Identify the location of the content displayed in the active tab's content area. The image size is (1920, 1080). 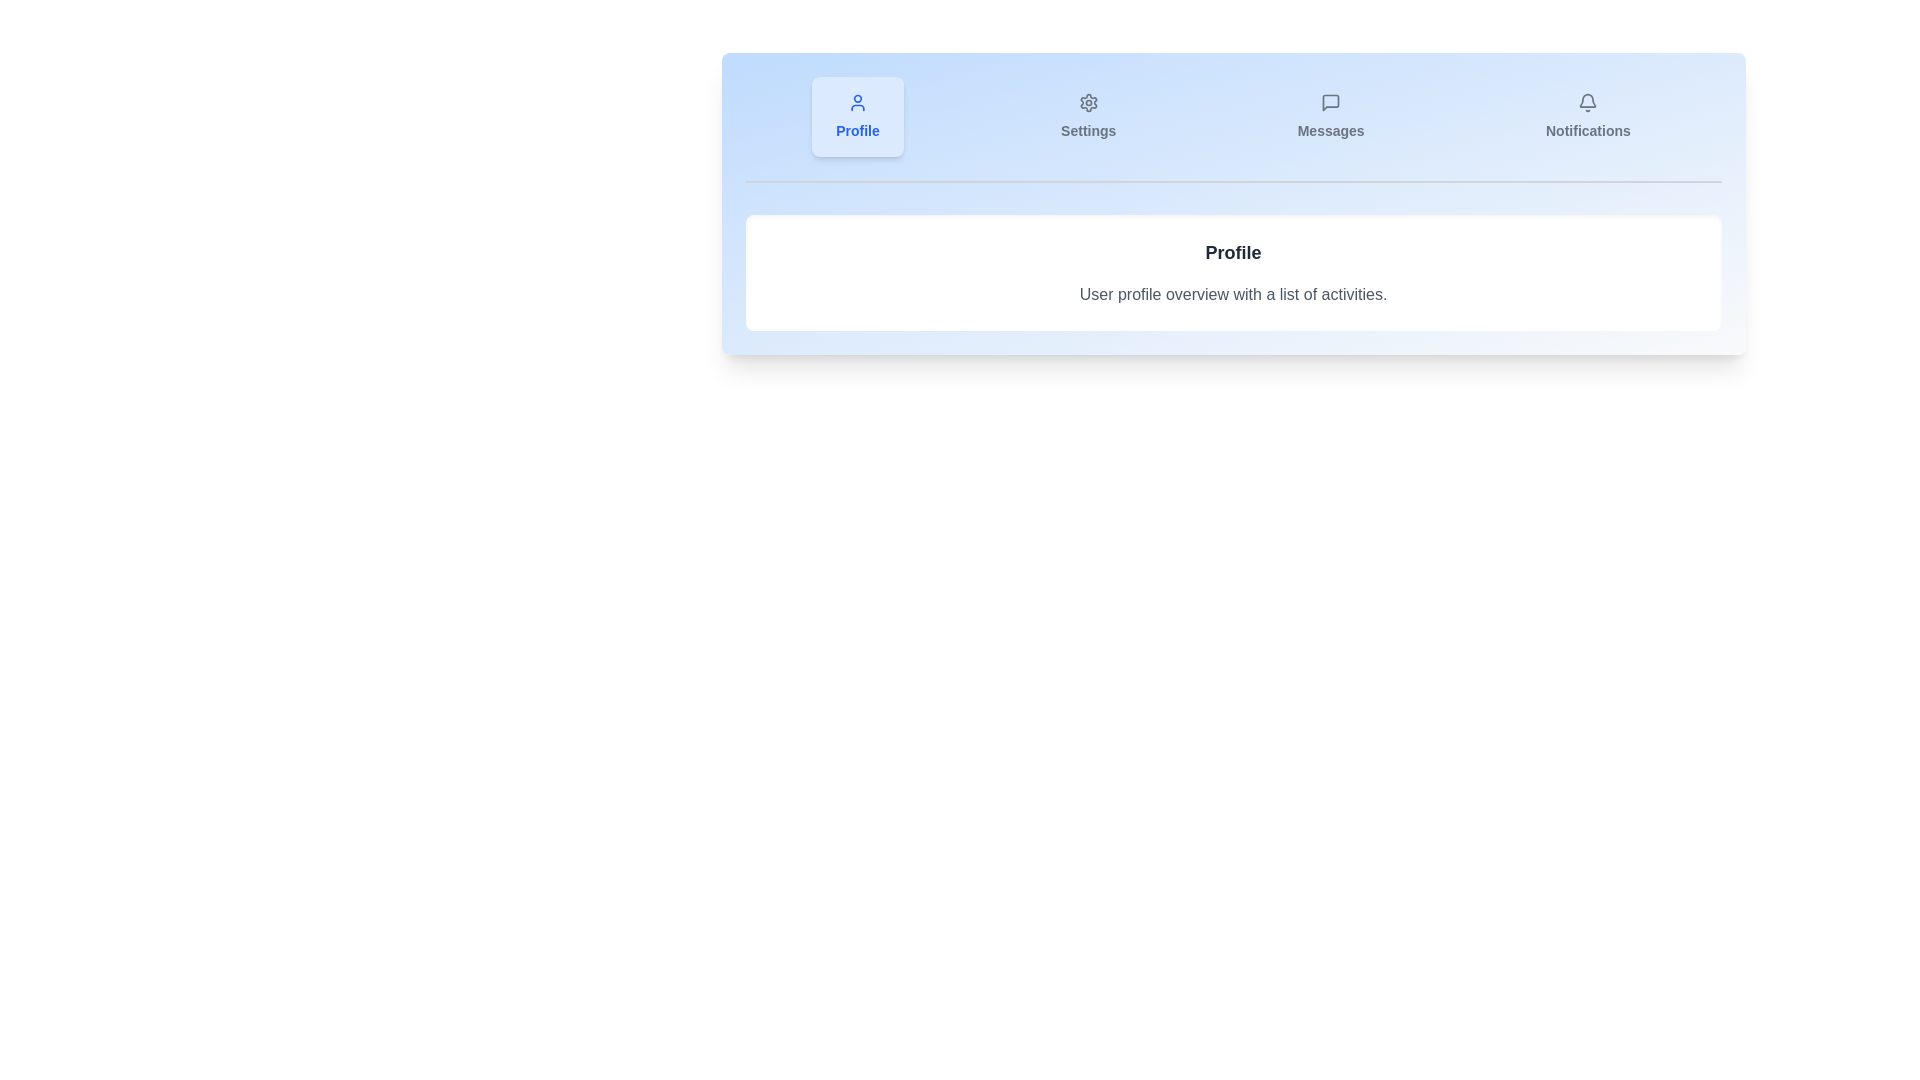
(1232, 273).